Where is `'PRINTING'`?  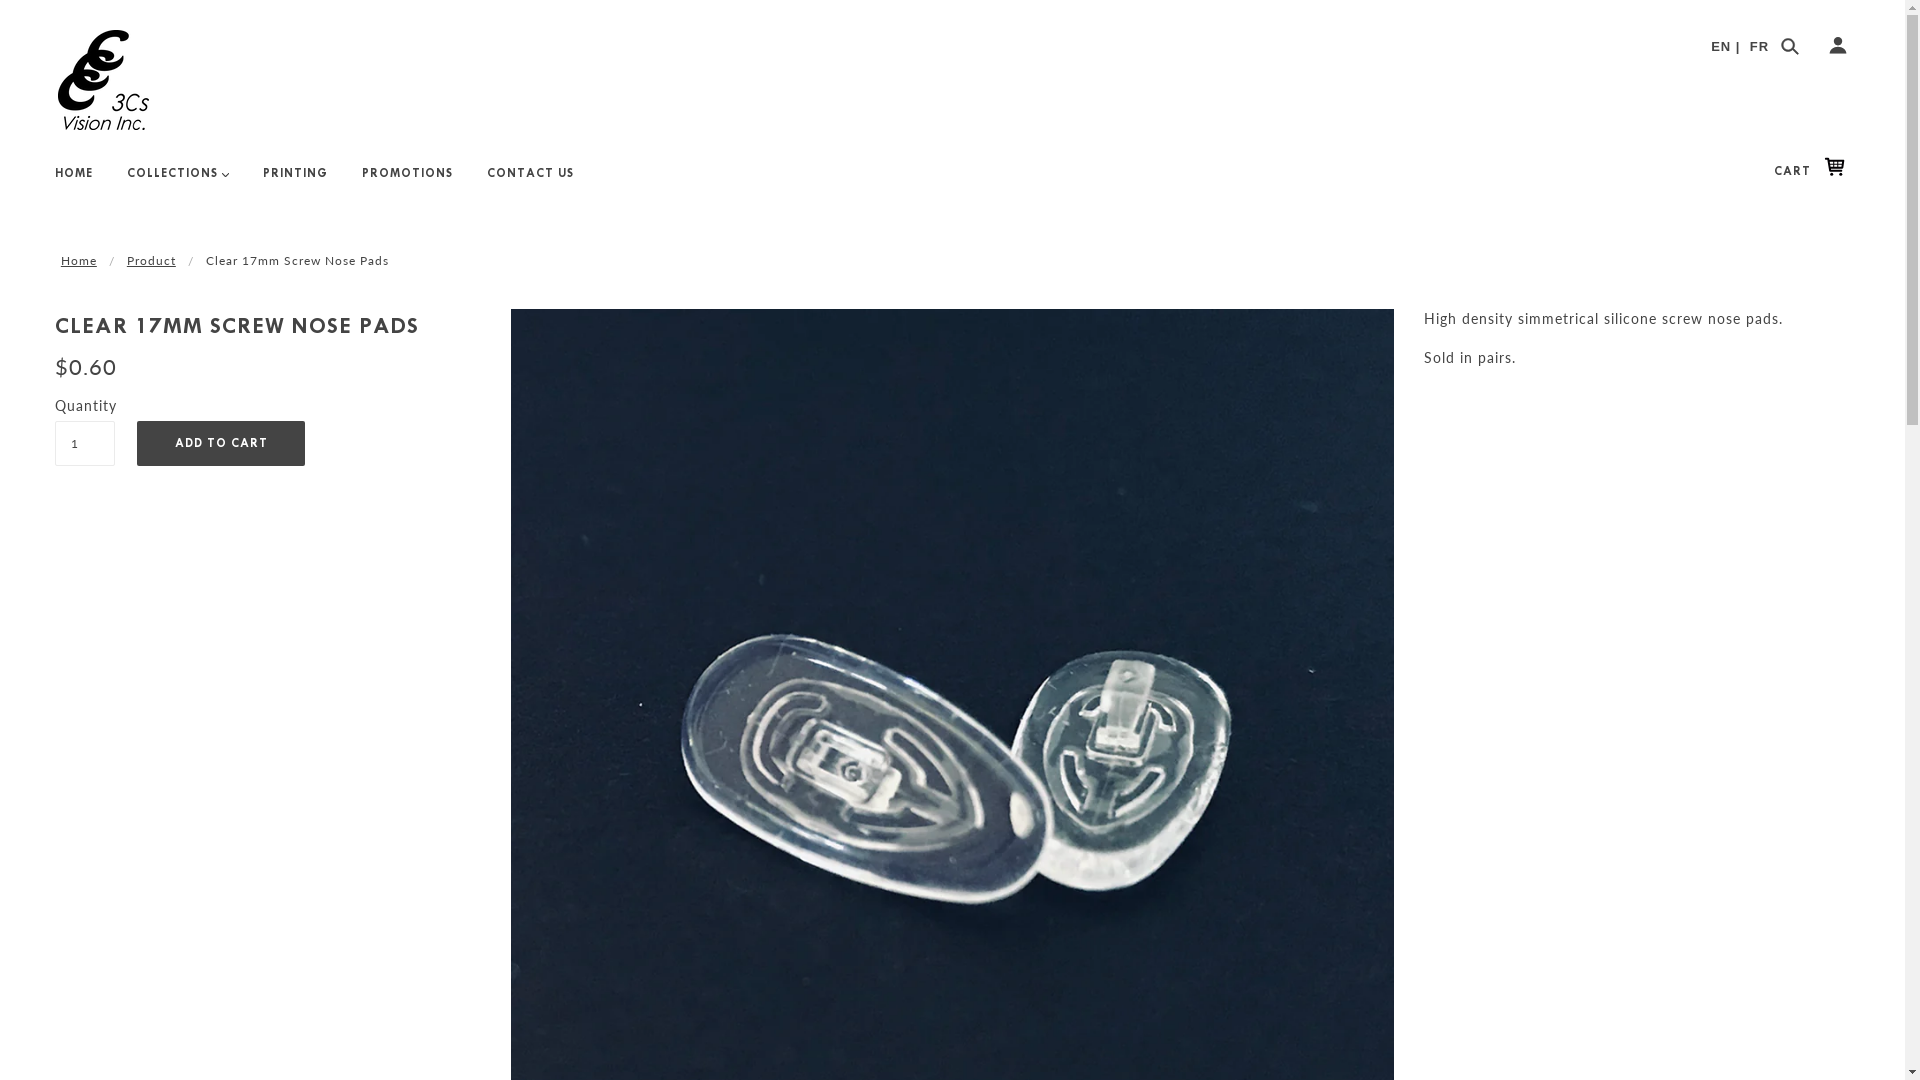
'PRINTING' is located at coordinates (294, 181).